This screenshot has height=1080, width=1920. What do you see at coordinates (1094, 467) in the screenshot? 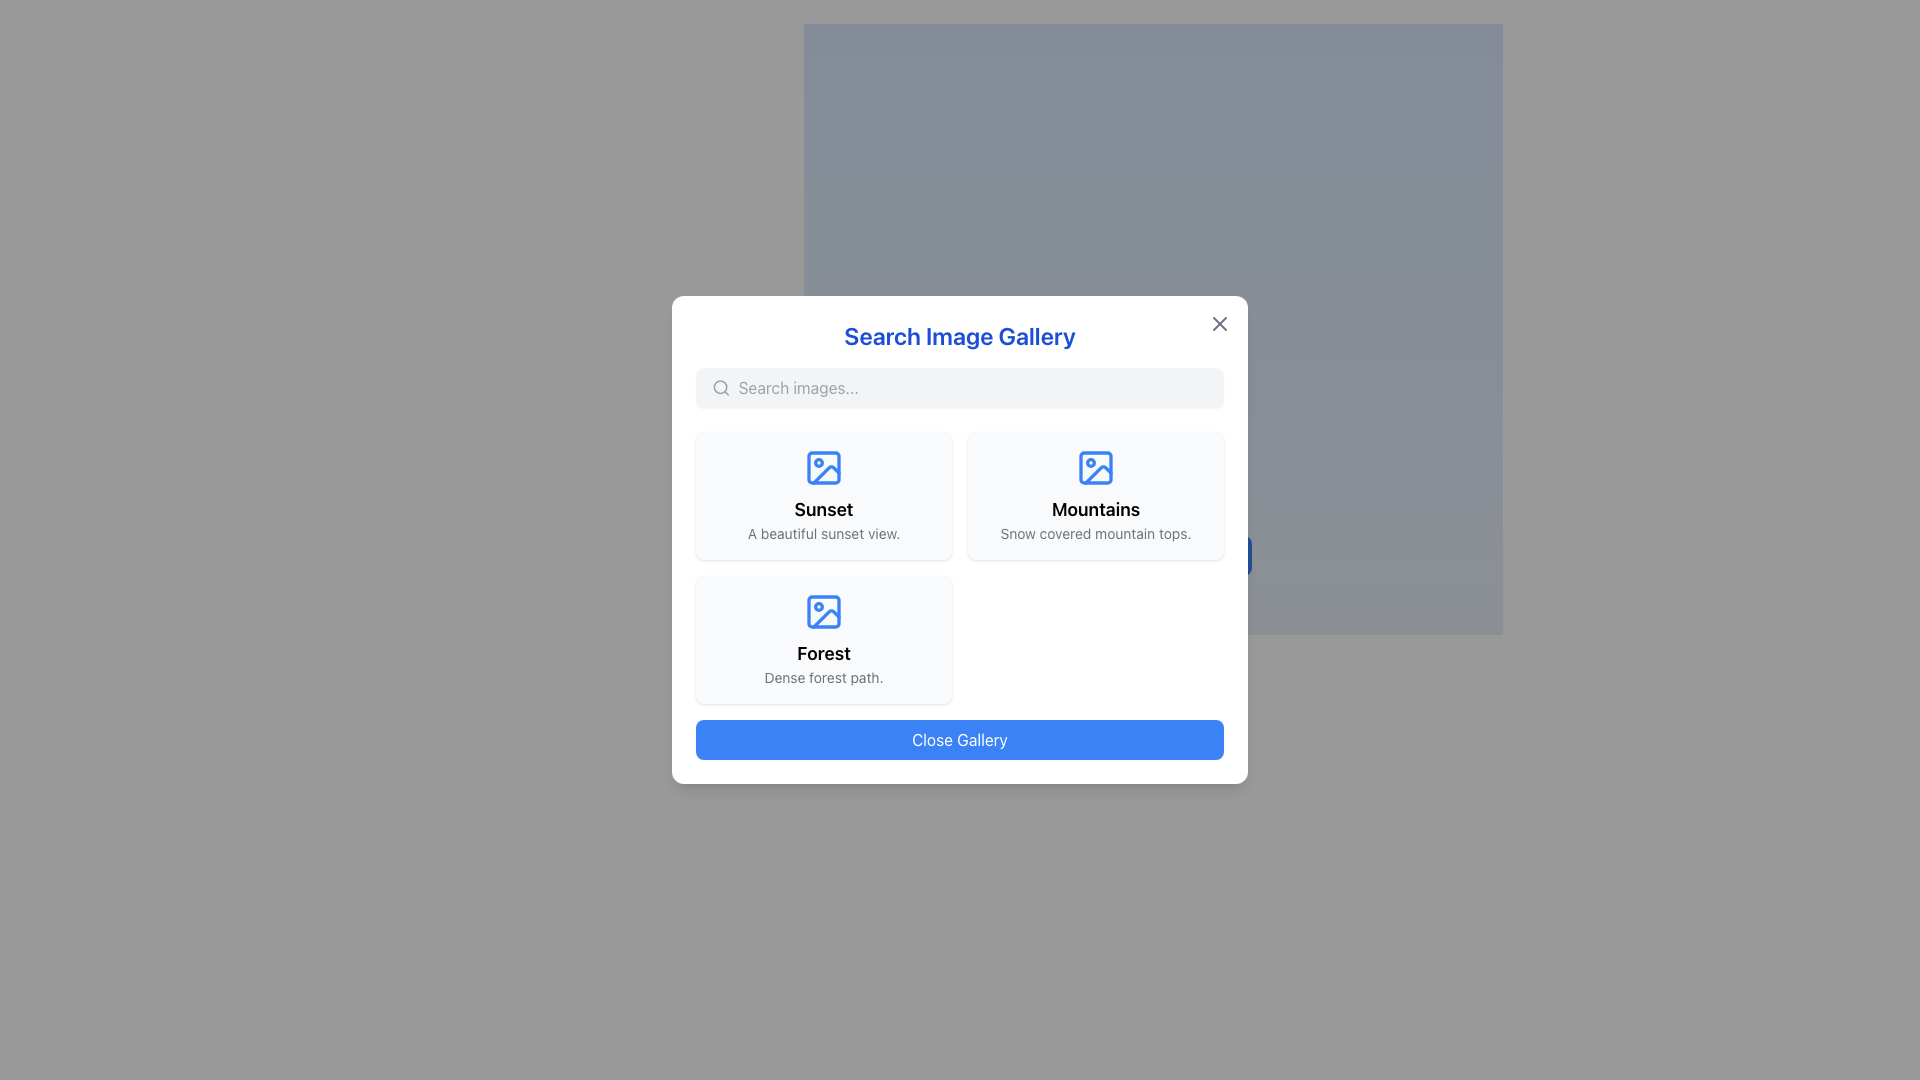
I see `the graphical icon representing an image with a blue outline located at the top-center of the 'Mountains' card in the 'Search Image Gallery' modal` at bounding box center [1094, 467].